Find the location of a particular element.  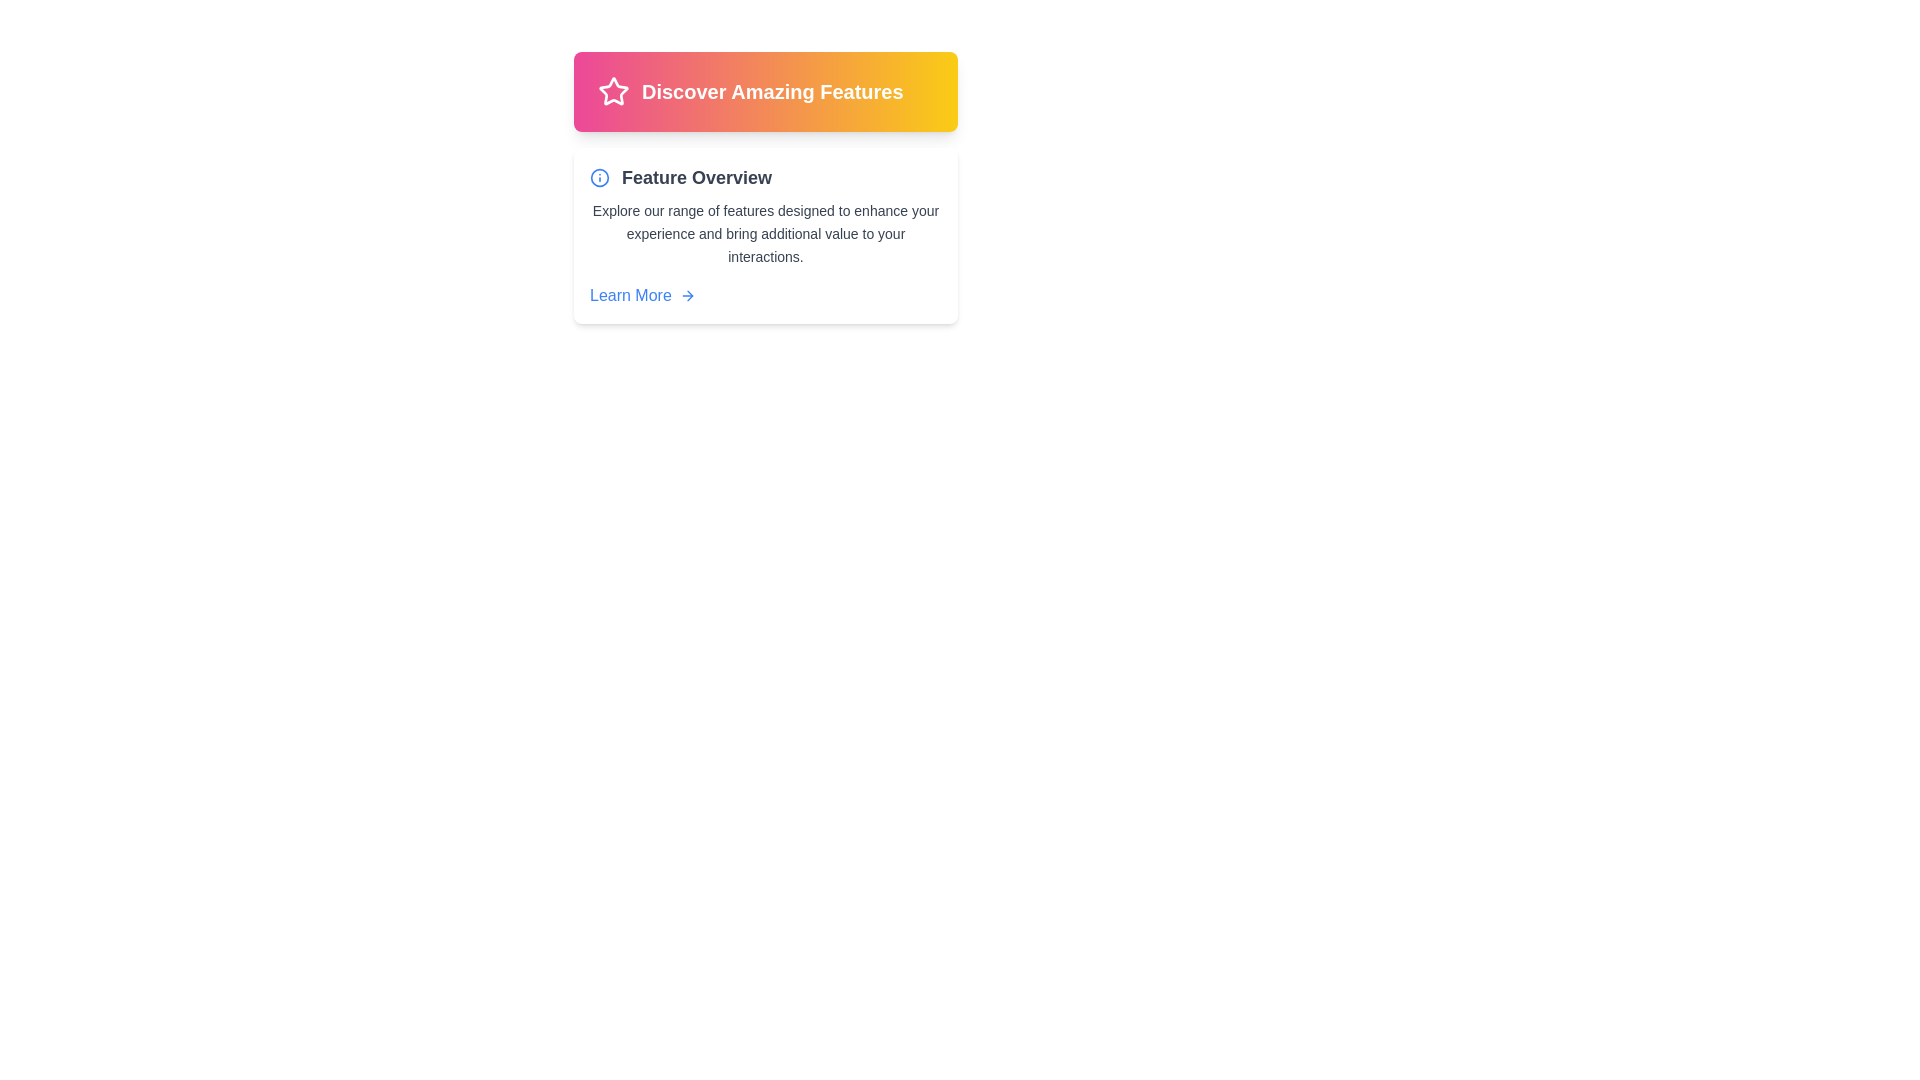

the hyperlink text element 'Learn More' is located at coordinates (629, 296).